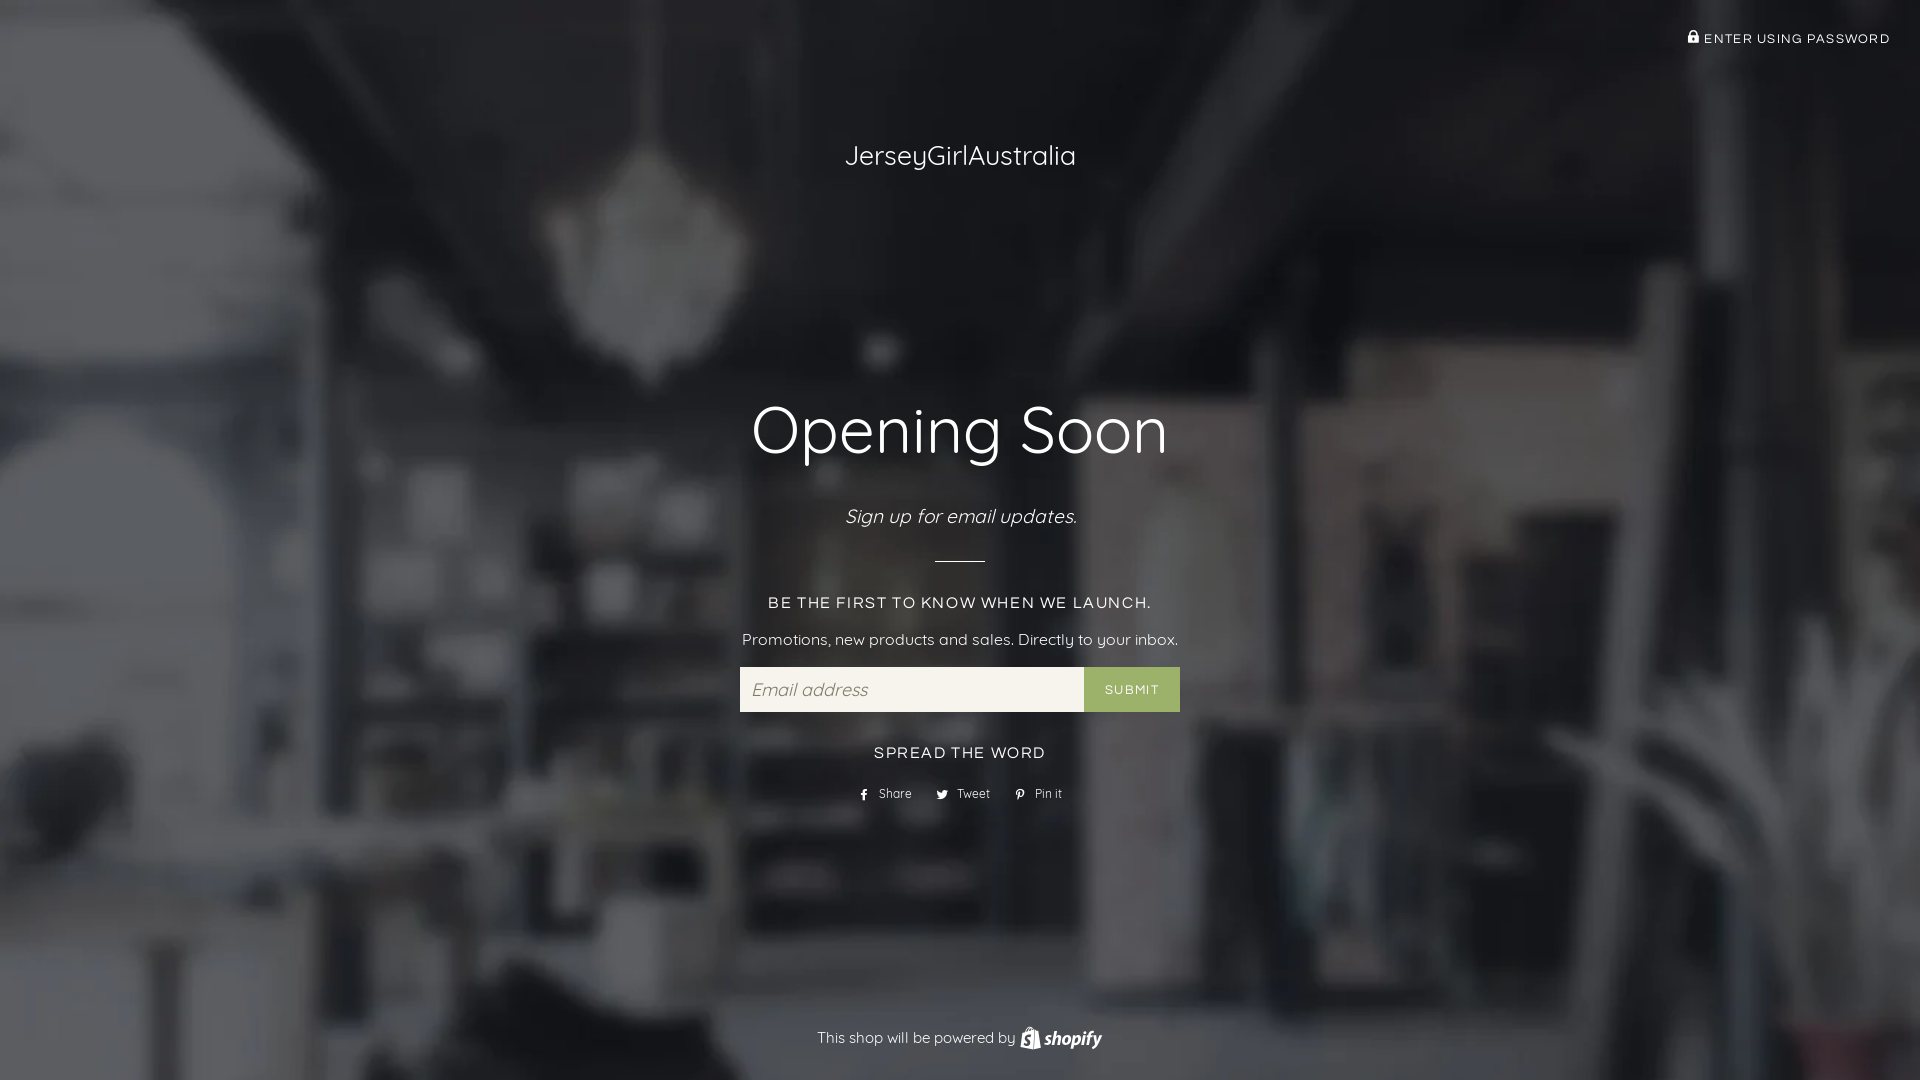 The height and width of the screenshot is (1080, 1920). Describe the element at coordinates (1037, 793) in the screenshot. I see `'Pin it` at that location.